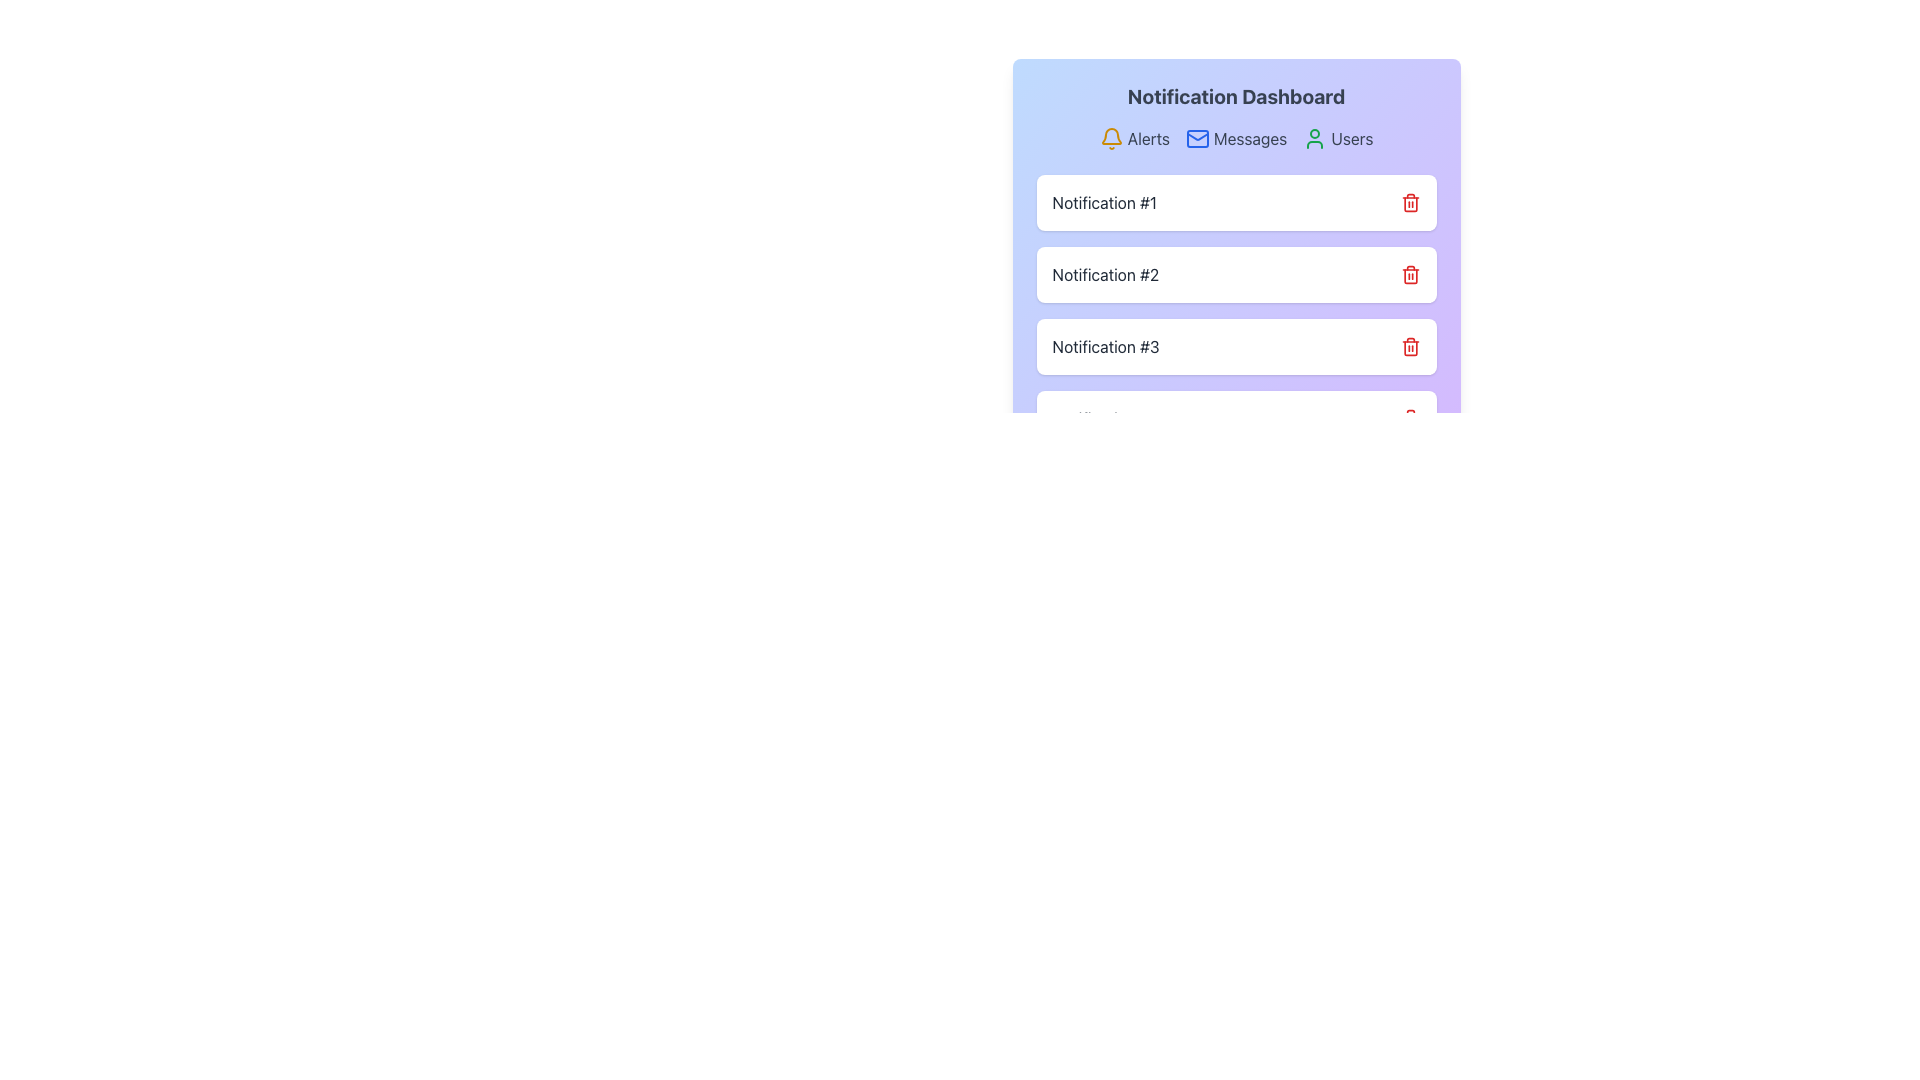 The image size is (1920, 1080). I want to click on text 'Notification #2' displayed in gray within the second notification box, which is part of a vertical list of notifications, so click(1104, 274).